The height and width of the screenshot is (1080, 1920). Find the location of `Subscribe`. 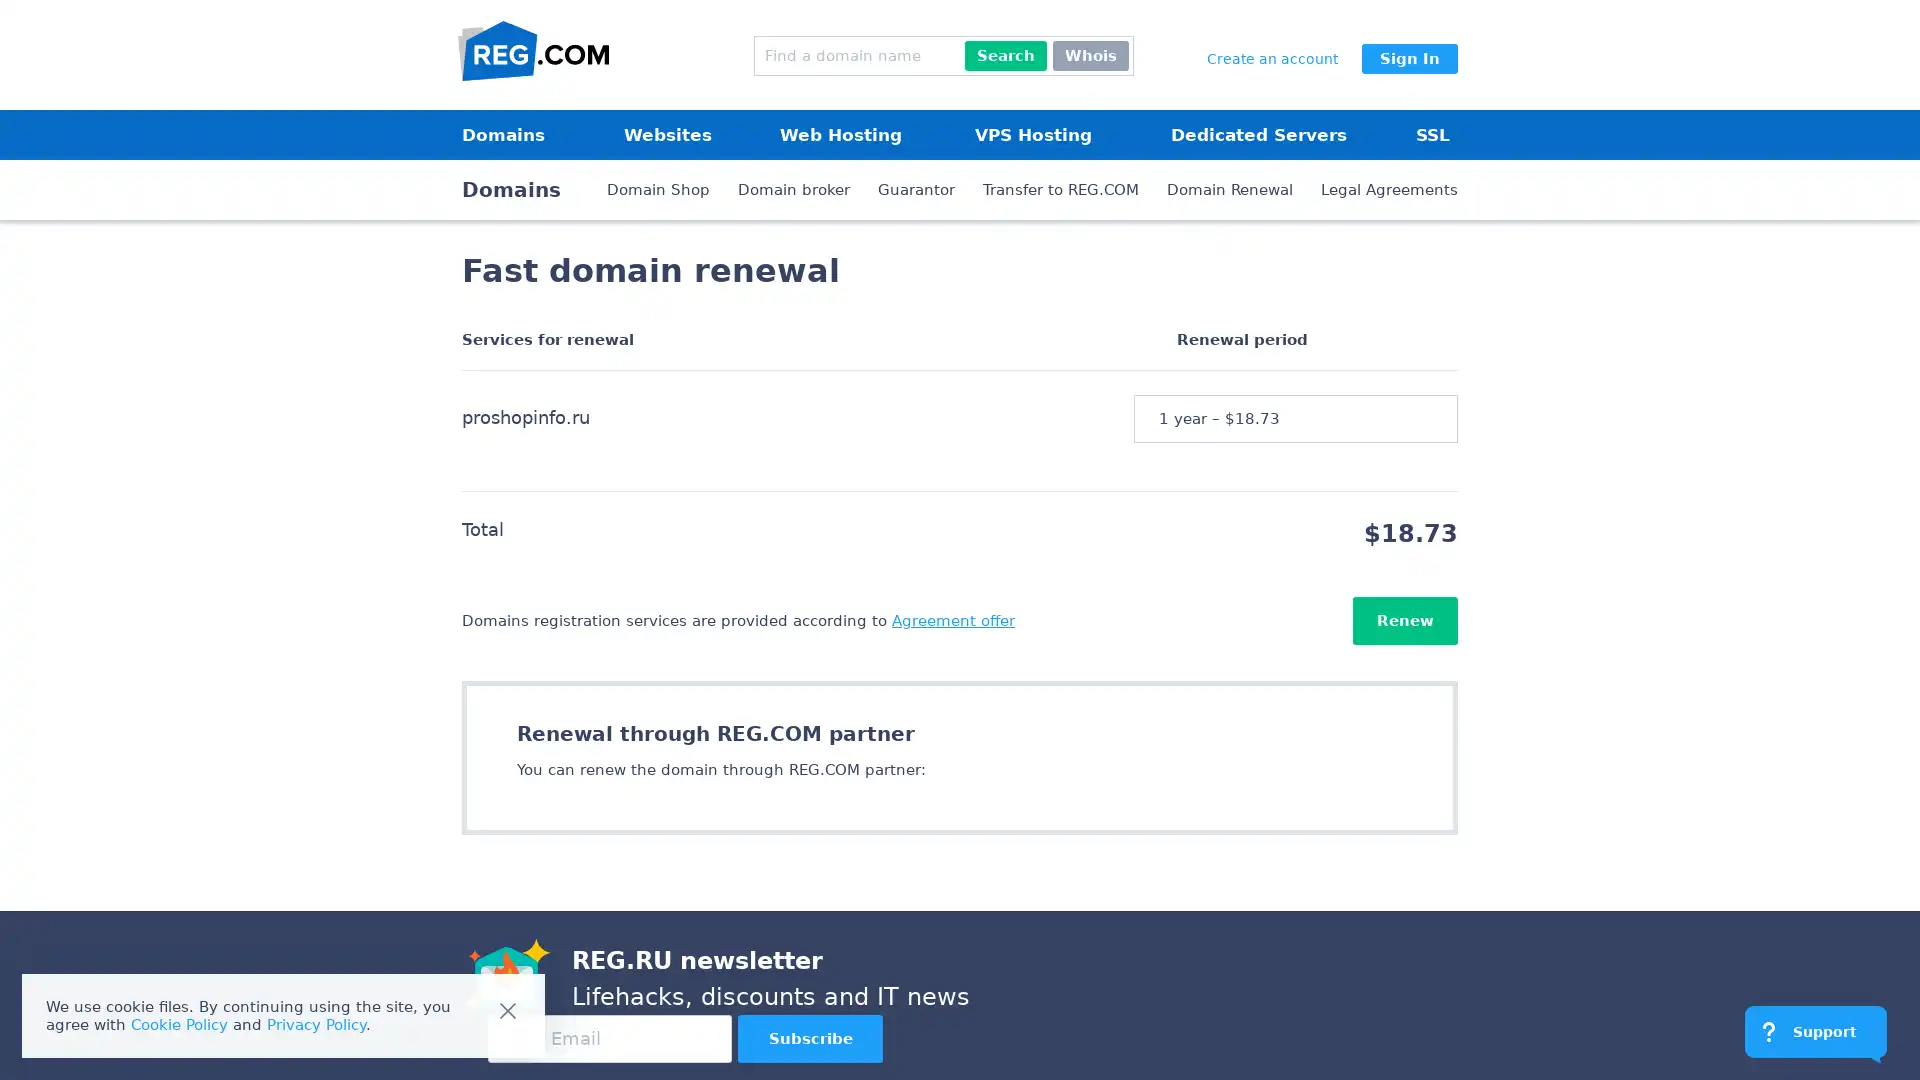

Subscribe is located at coordinates (810, 1037).